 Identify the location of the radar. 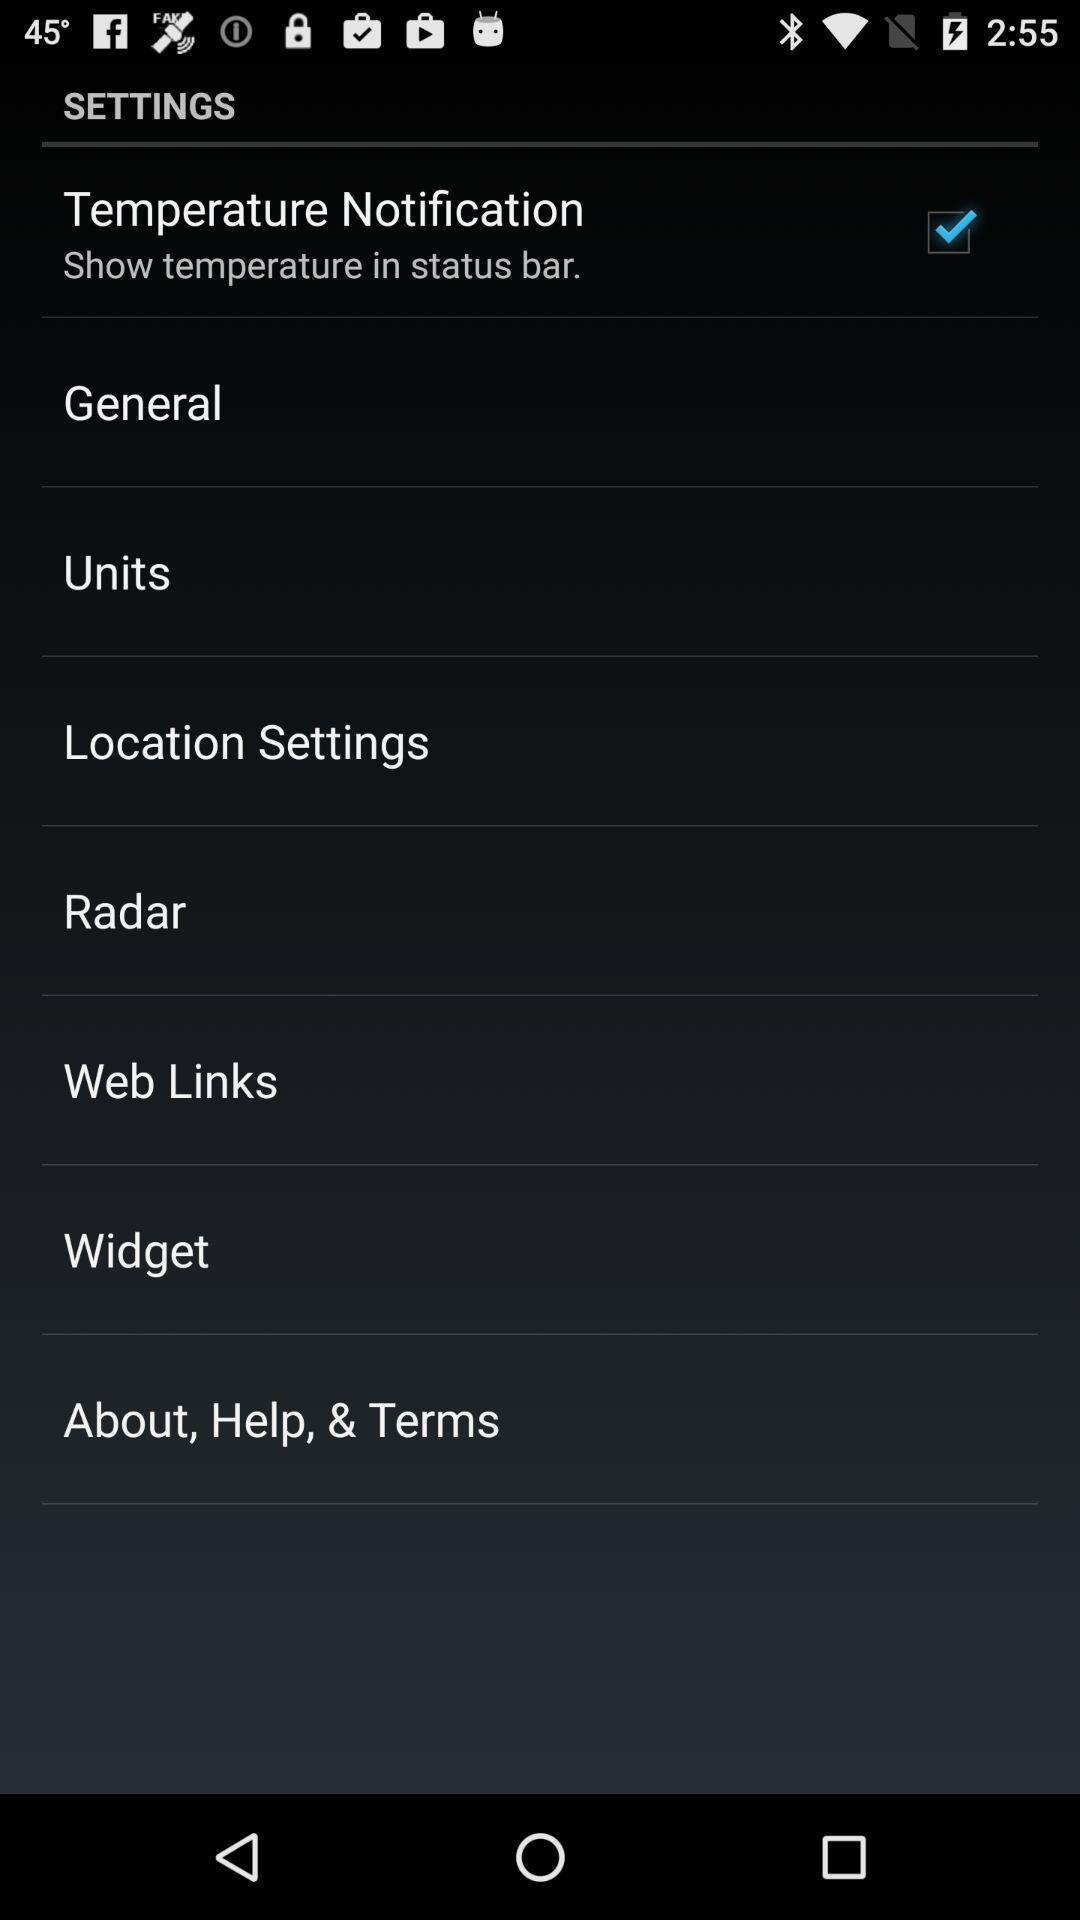
(124, 909).